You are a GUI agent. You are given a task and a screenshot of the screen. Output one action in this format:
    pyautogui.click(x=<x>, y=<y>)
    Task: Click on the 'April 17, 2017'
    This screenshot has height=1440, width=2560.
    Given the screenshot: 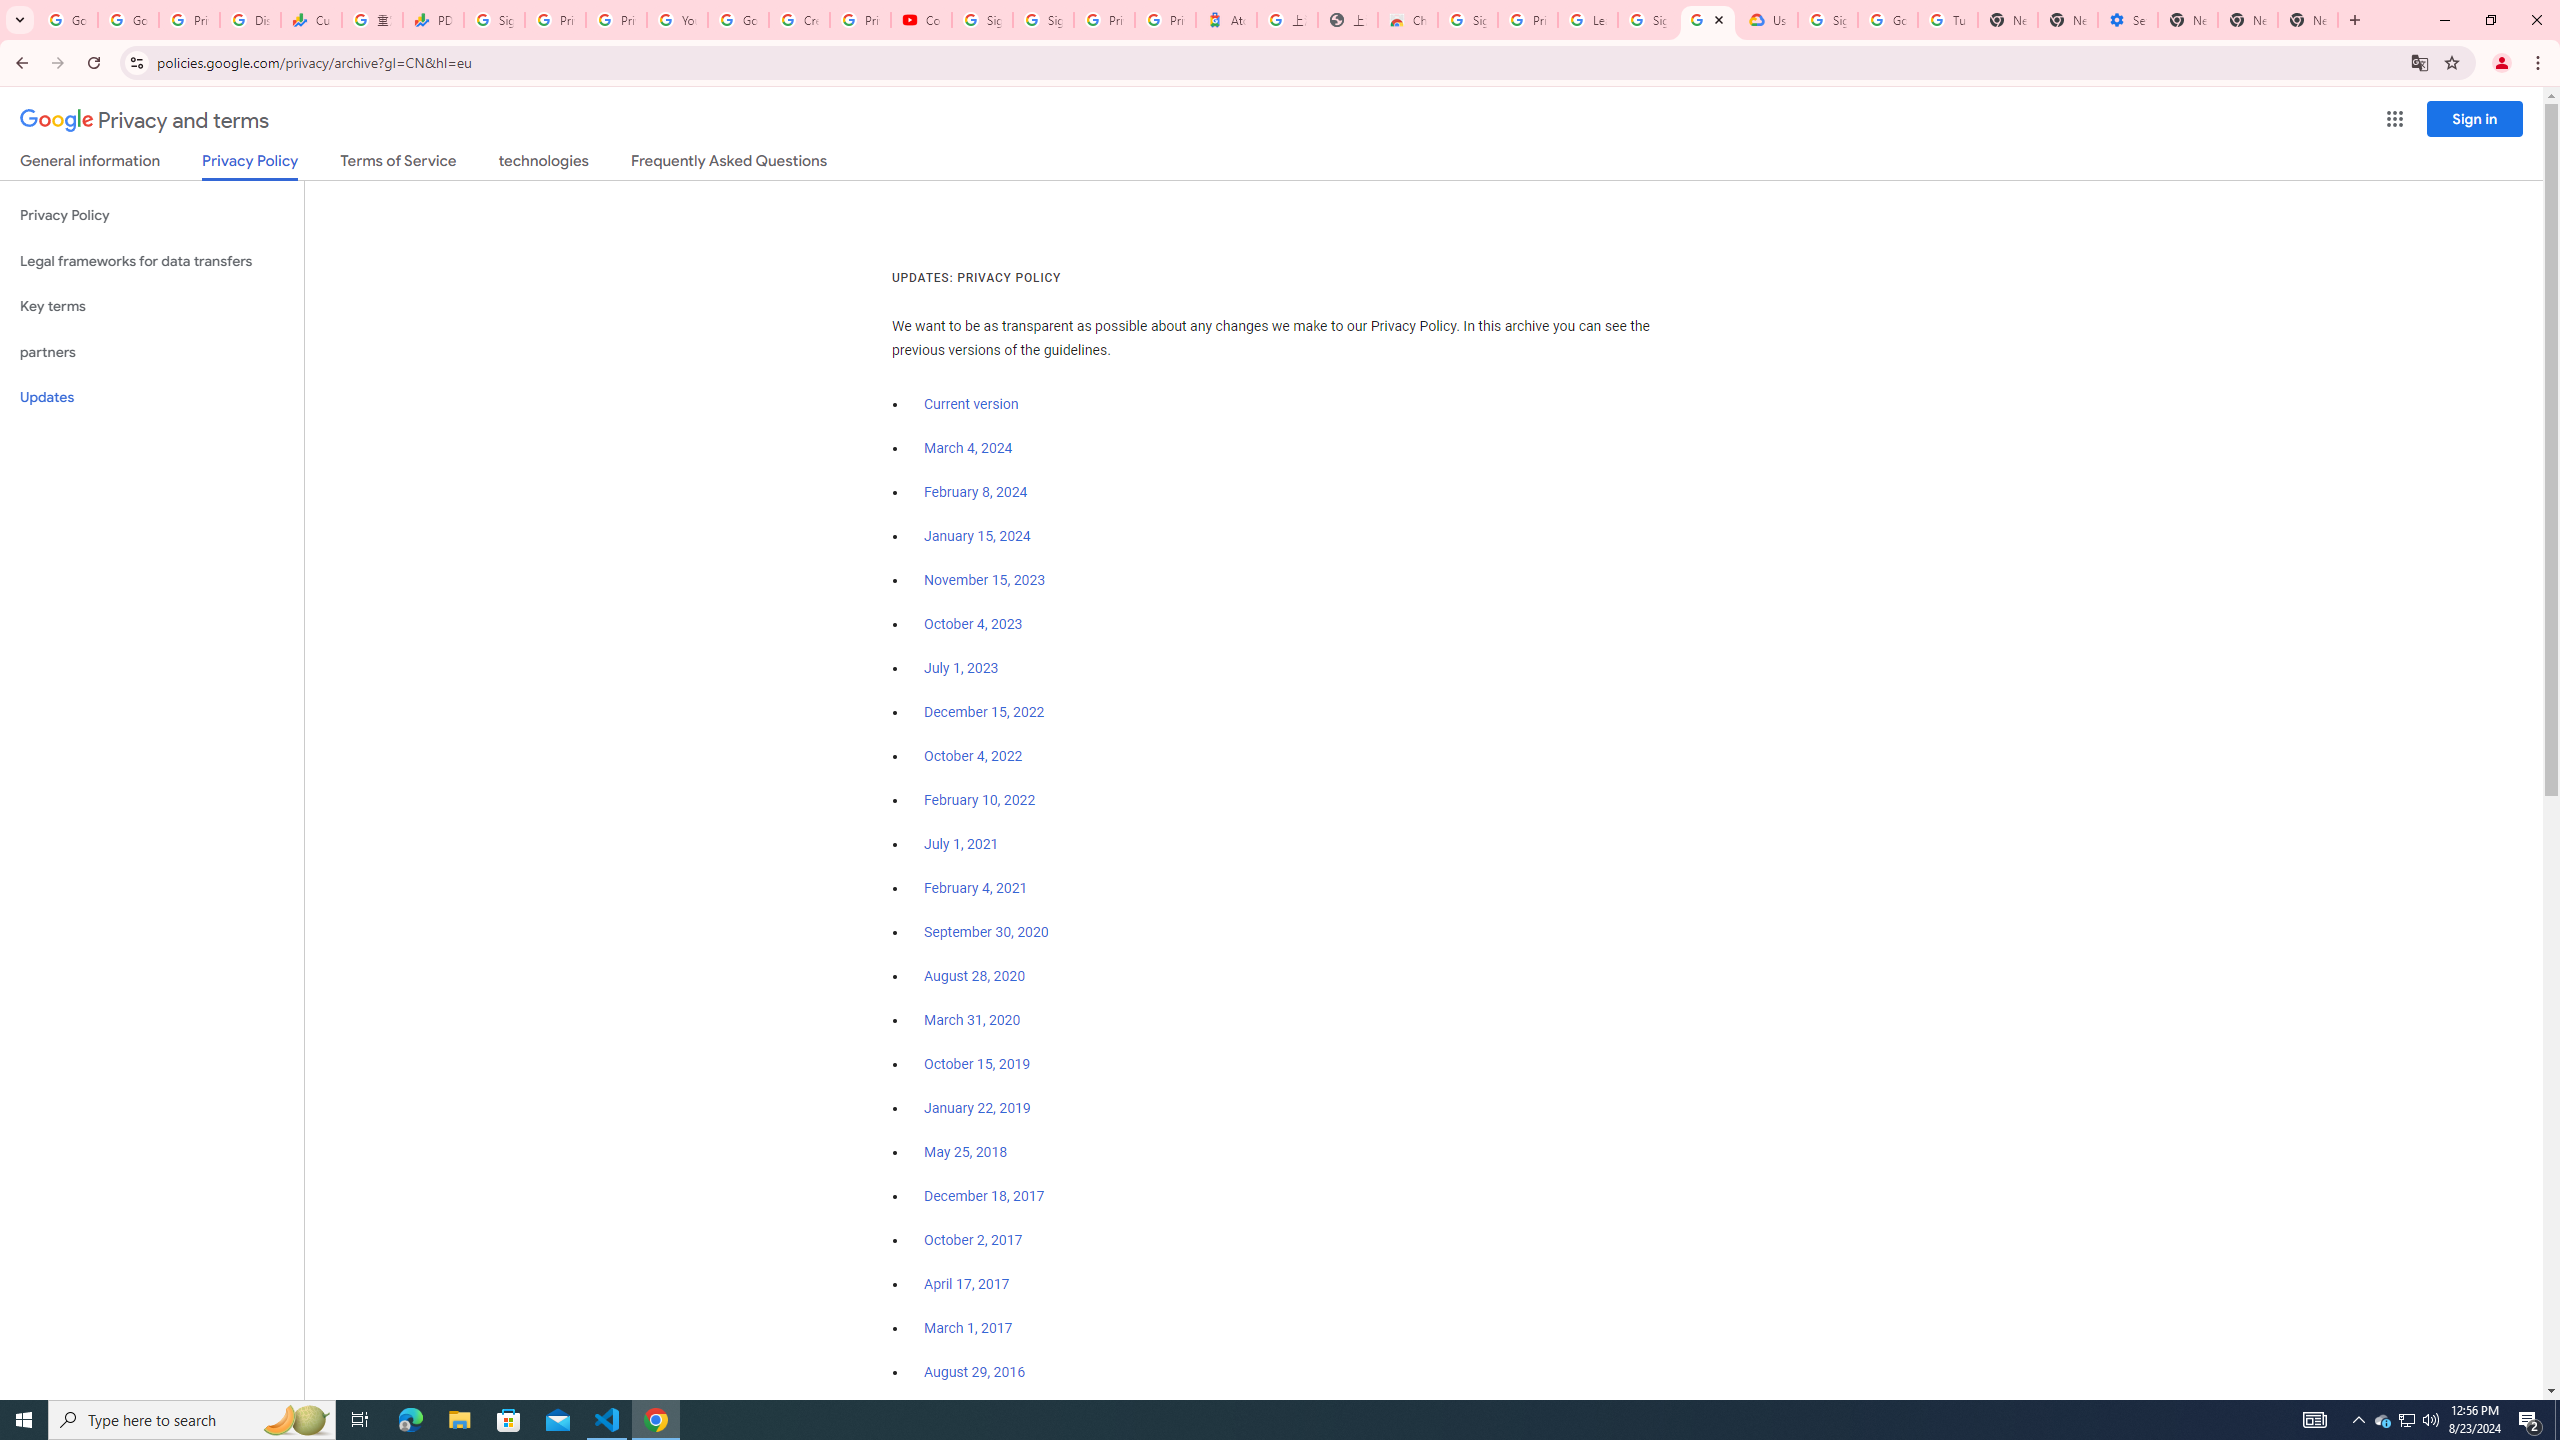 What is the action you would take?
    pyautogui.click(x=966, y=1282)
    